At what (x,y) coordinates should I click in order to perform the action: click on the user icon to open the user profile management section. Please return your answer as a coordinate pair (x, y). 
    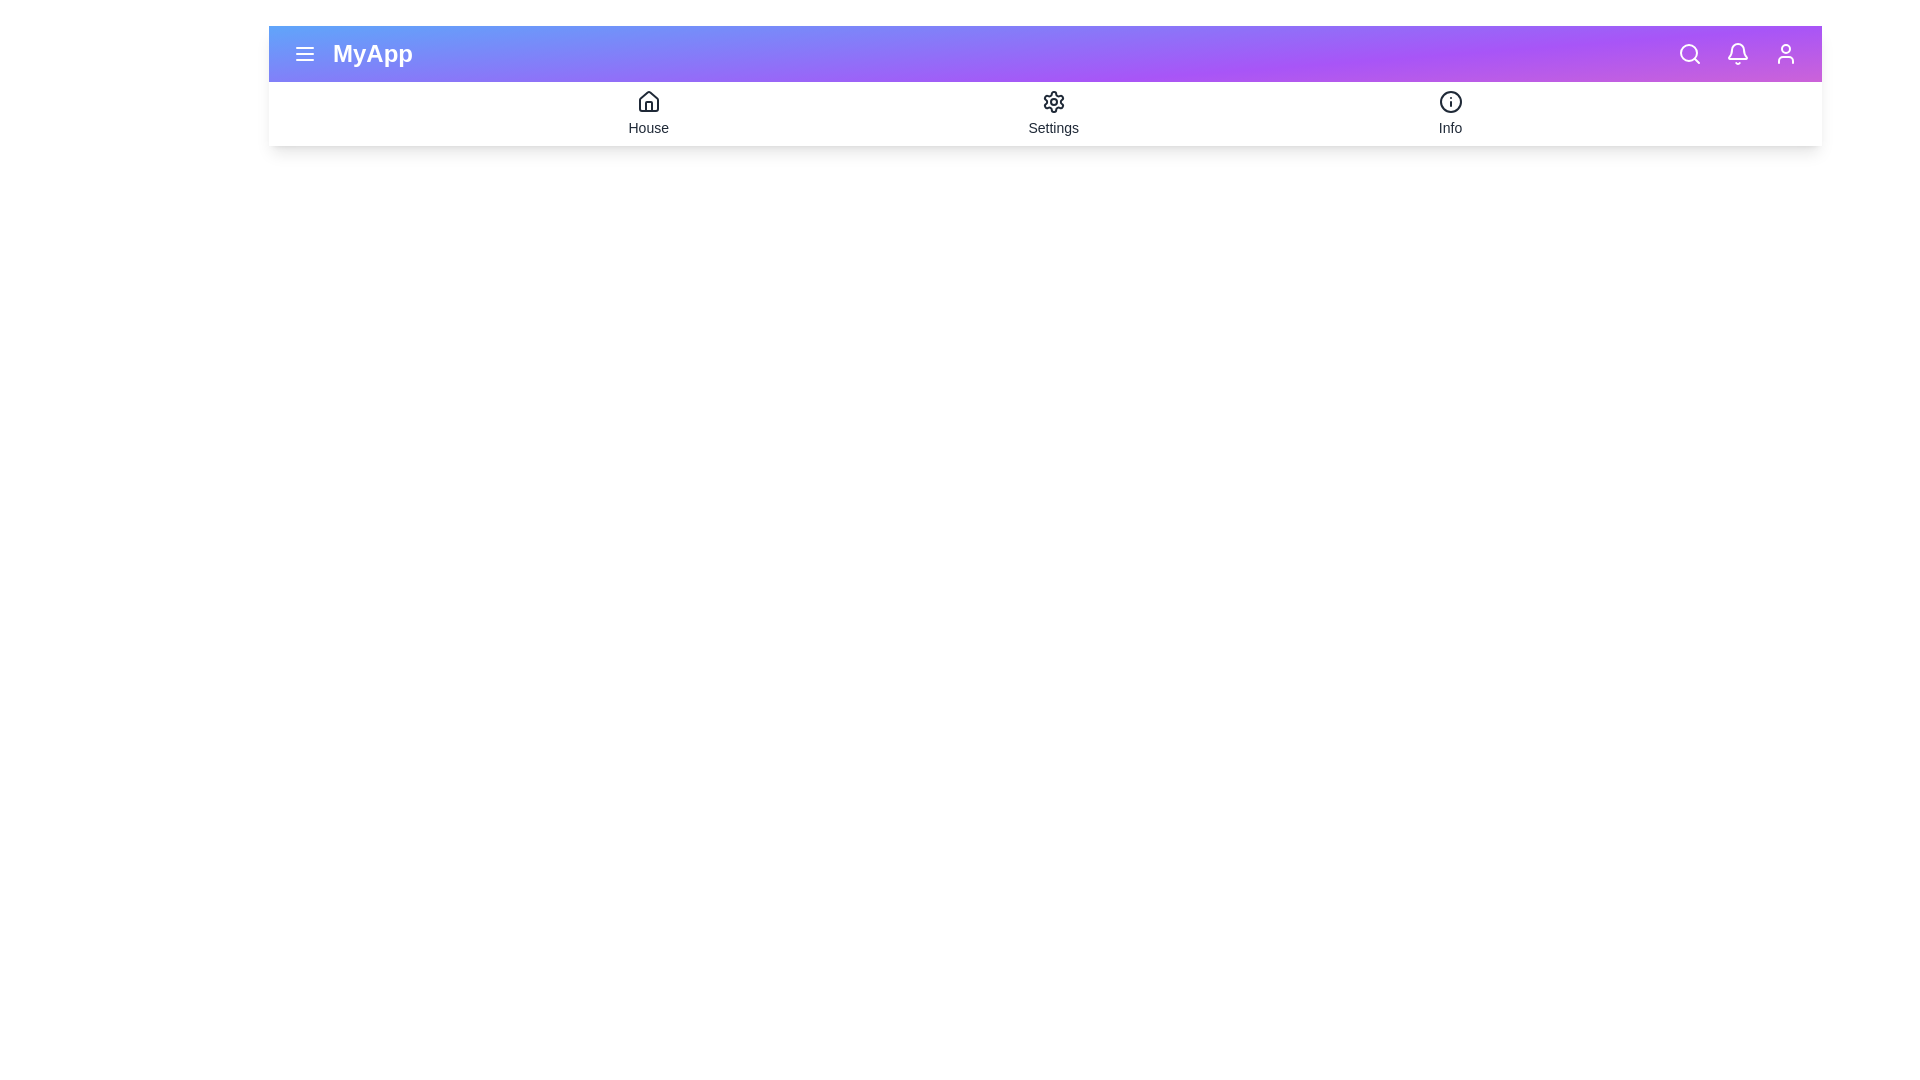
    Looking at the image, I should click on (1785, 53).